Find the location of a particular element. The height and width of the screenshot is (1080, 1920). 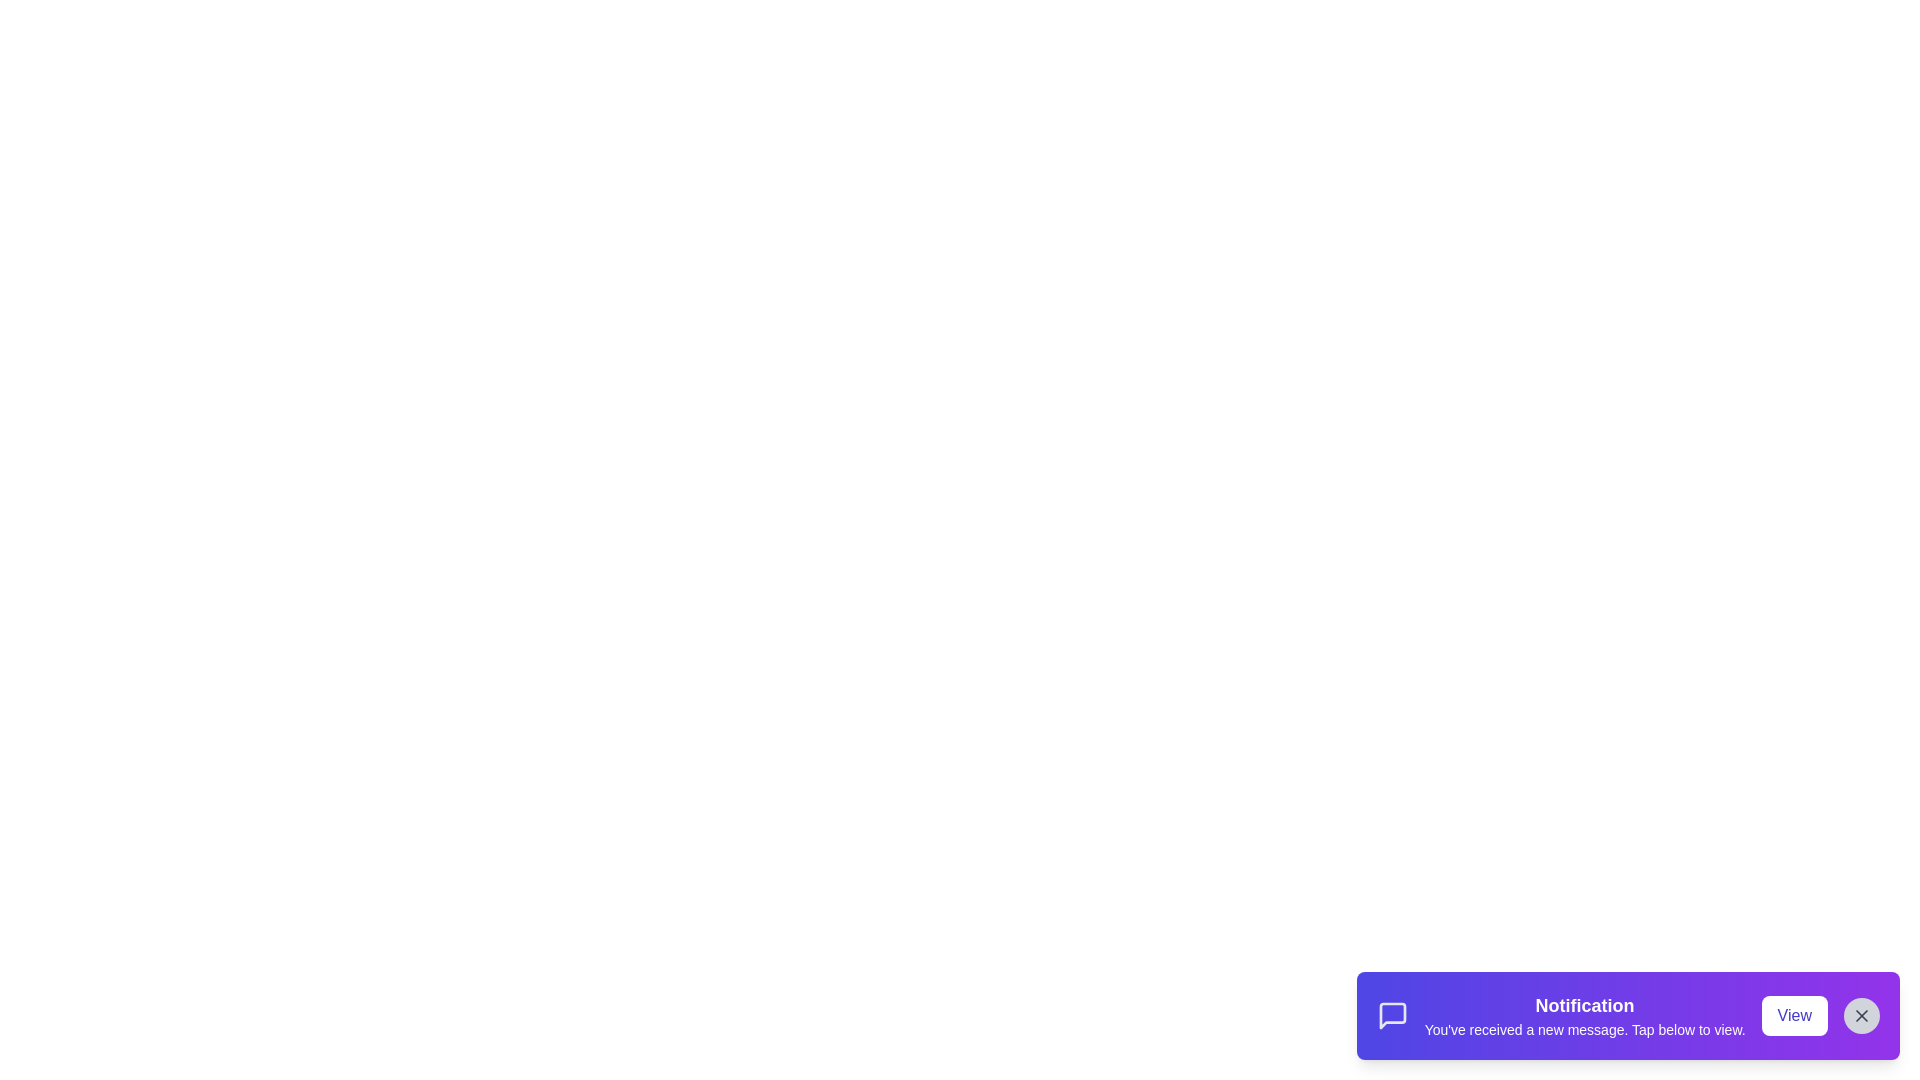

the message square icon on the left of the notification is located at coordinates (1391, 1015).